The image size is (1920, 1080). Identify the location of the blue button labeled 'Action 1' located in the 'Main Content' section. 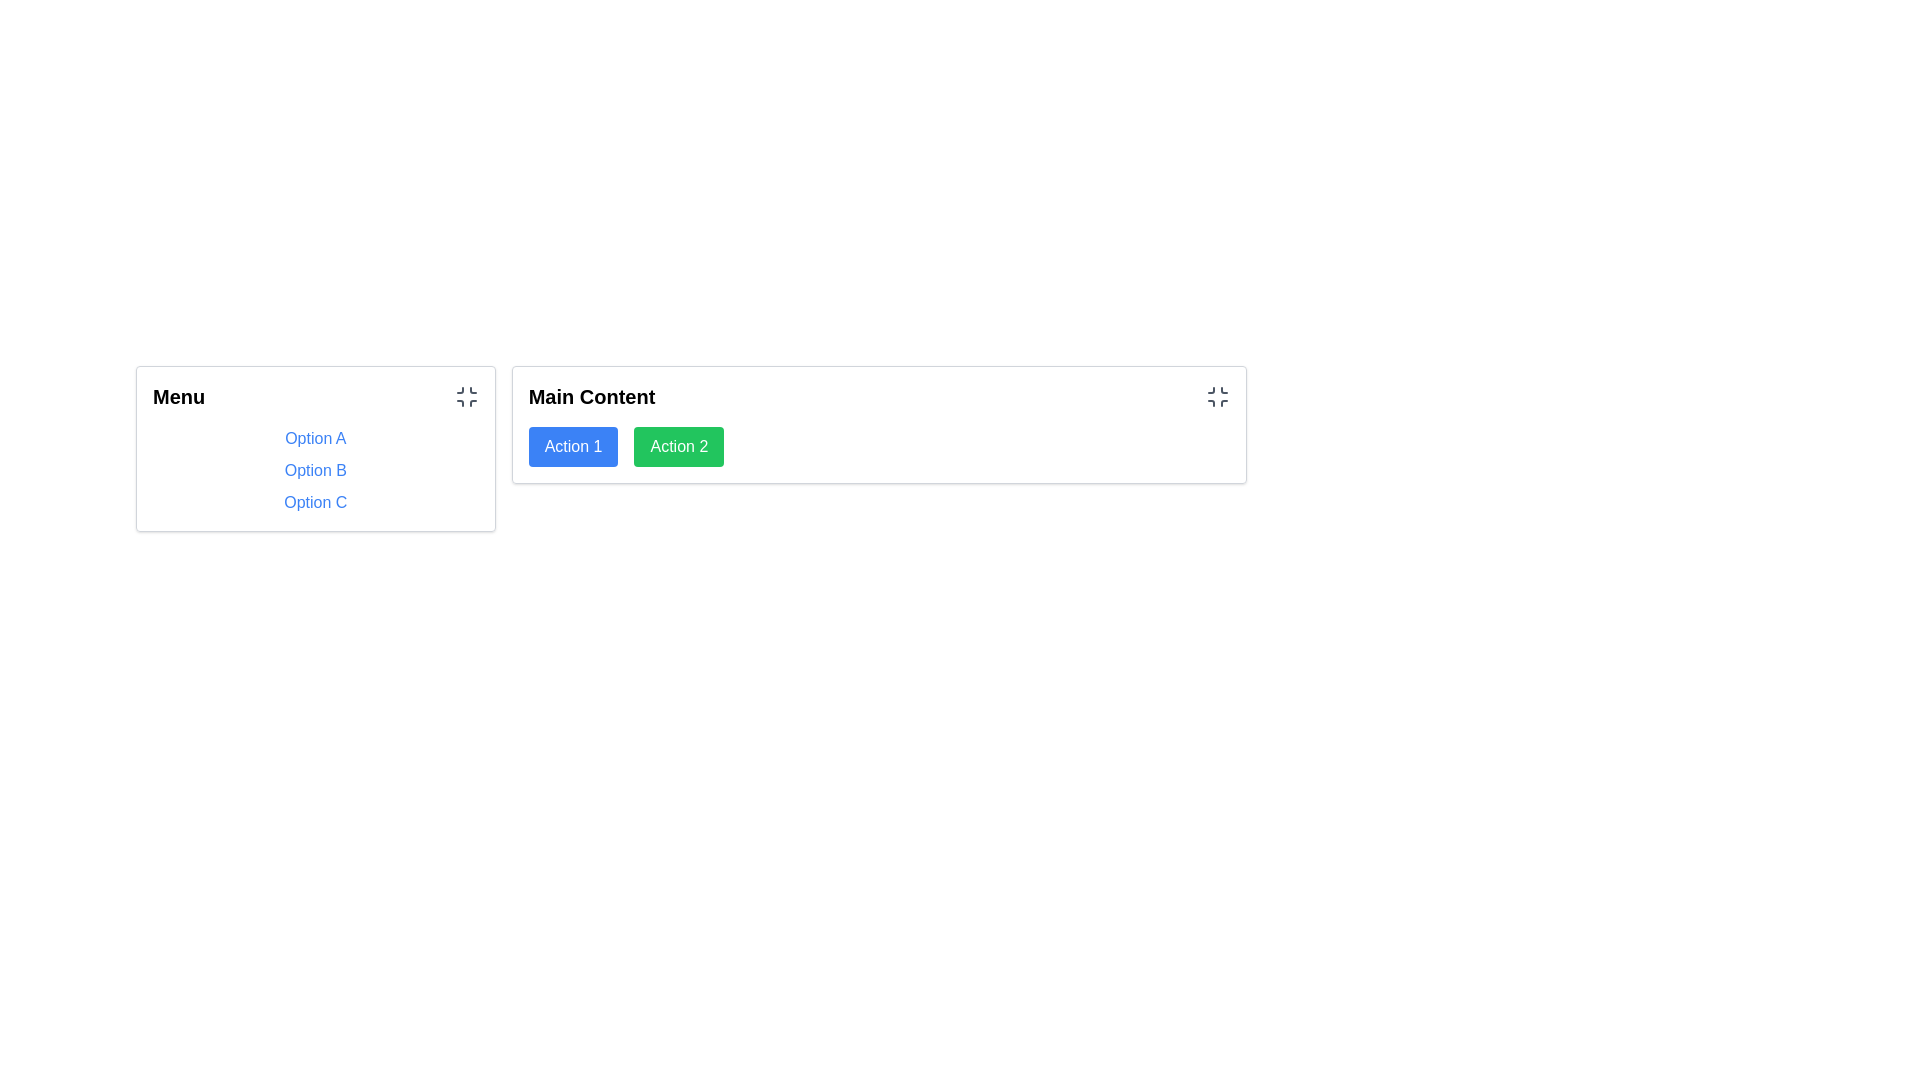
(572, 446).